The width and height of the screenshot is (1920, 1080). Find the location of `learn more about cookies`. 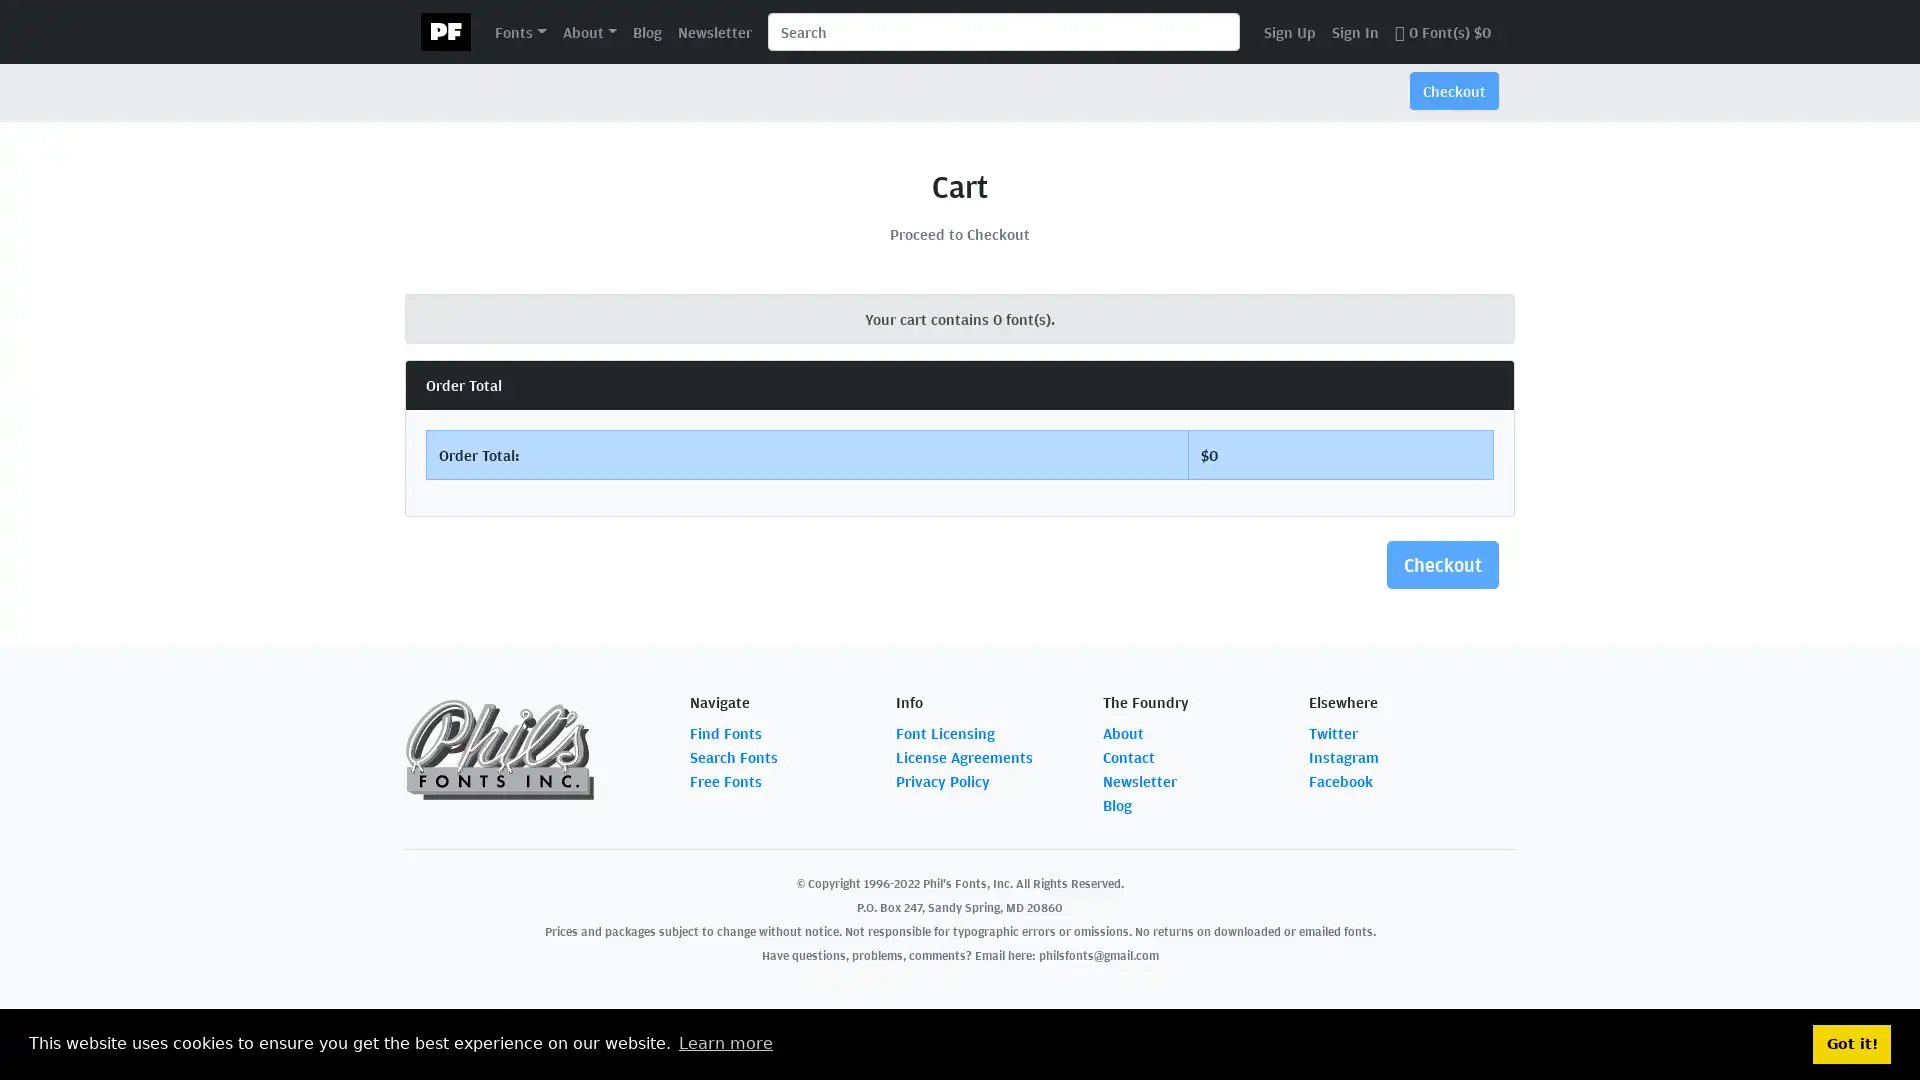

learn more about cookies is located at coordinates (724, 1043).